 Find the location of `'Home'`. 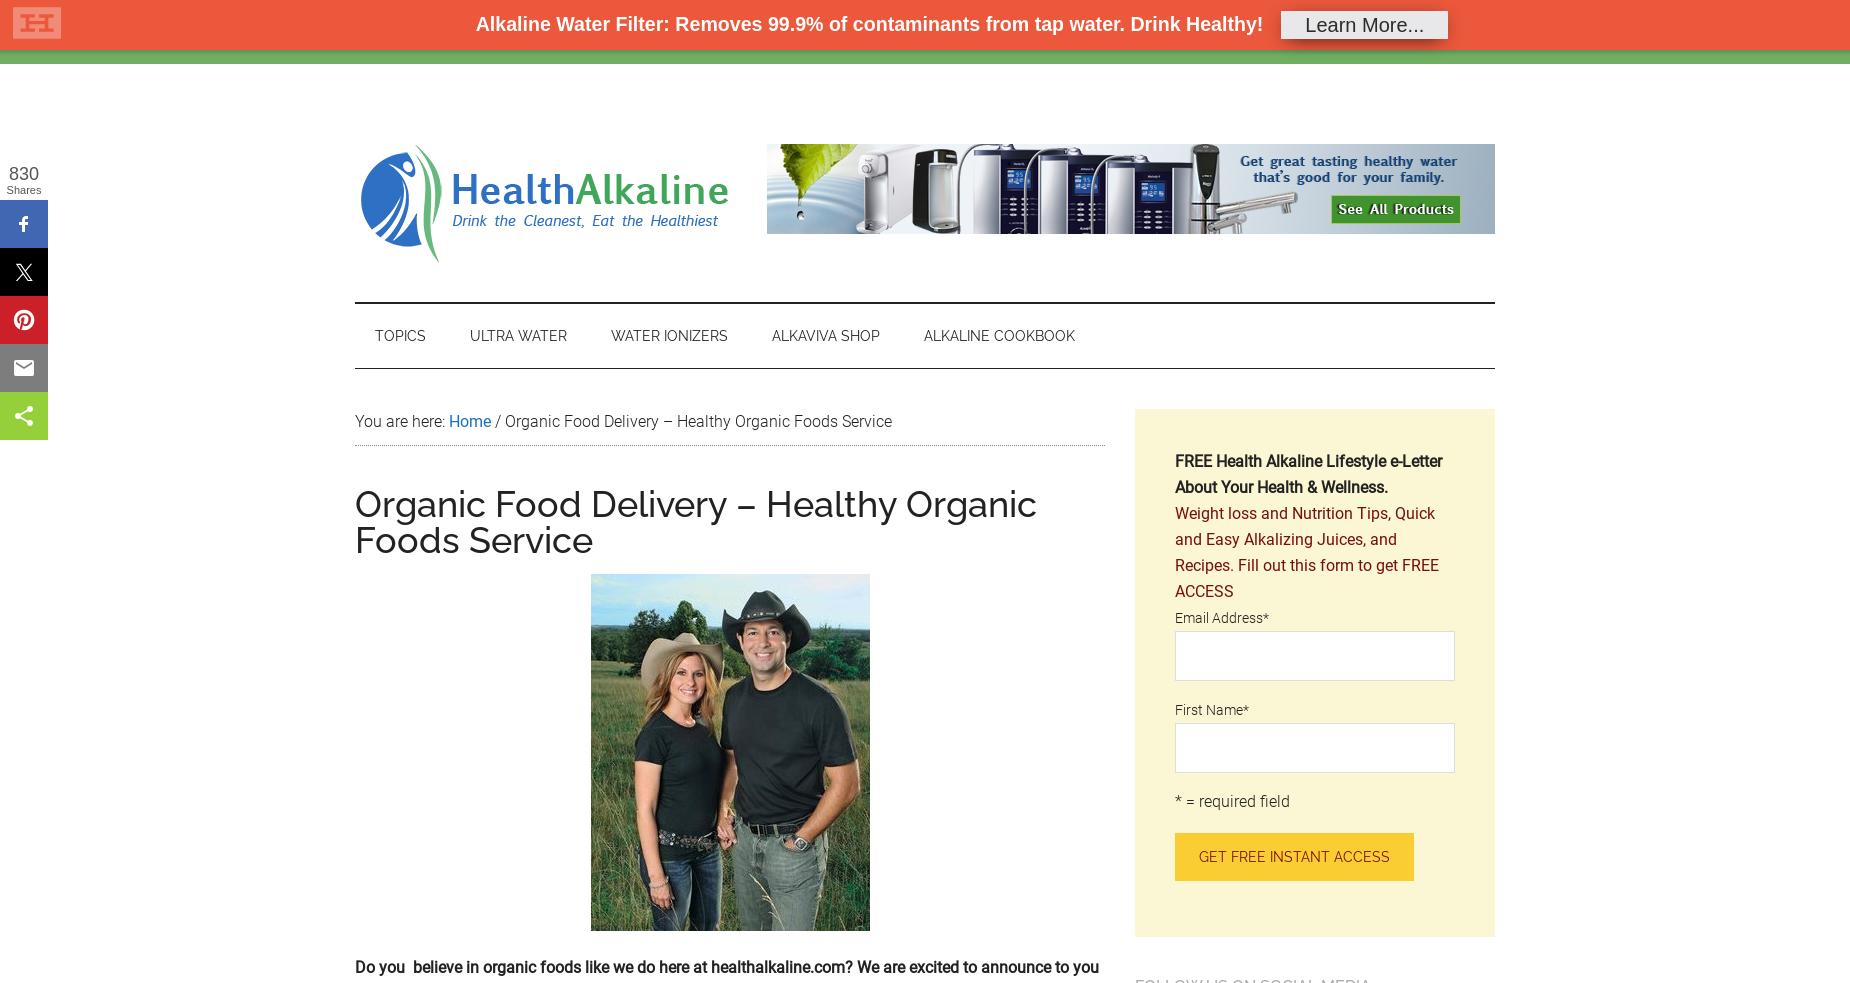

'Home' is located at coordinates (395, 31).